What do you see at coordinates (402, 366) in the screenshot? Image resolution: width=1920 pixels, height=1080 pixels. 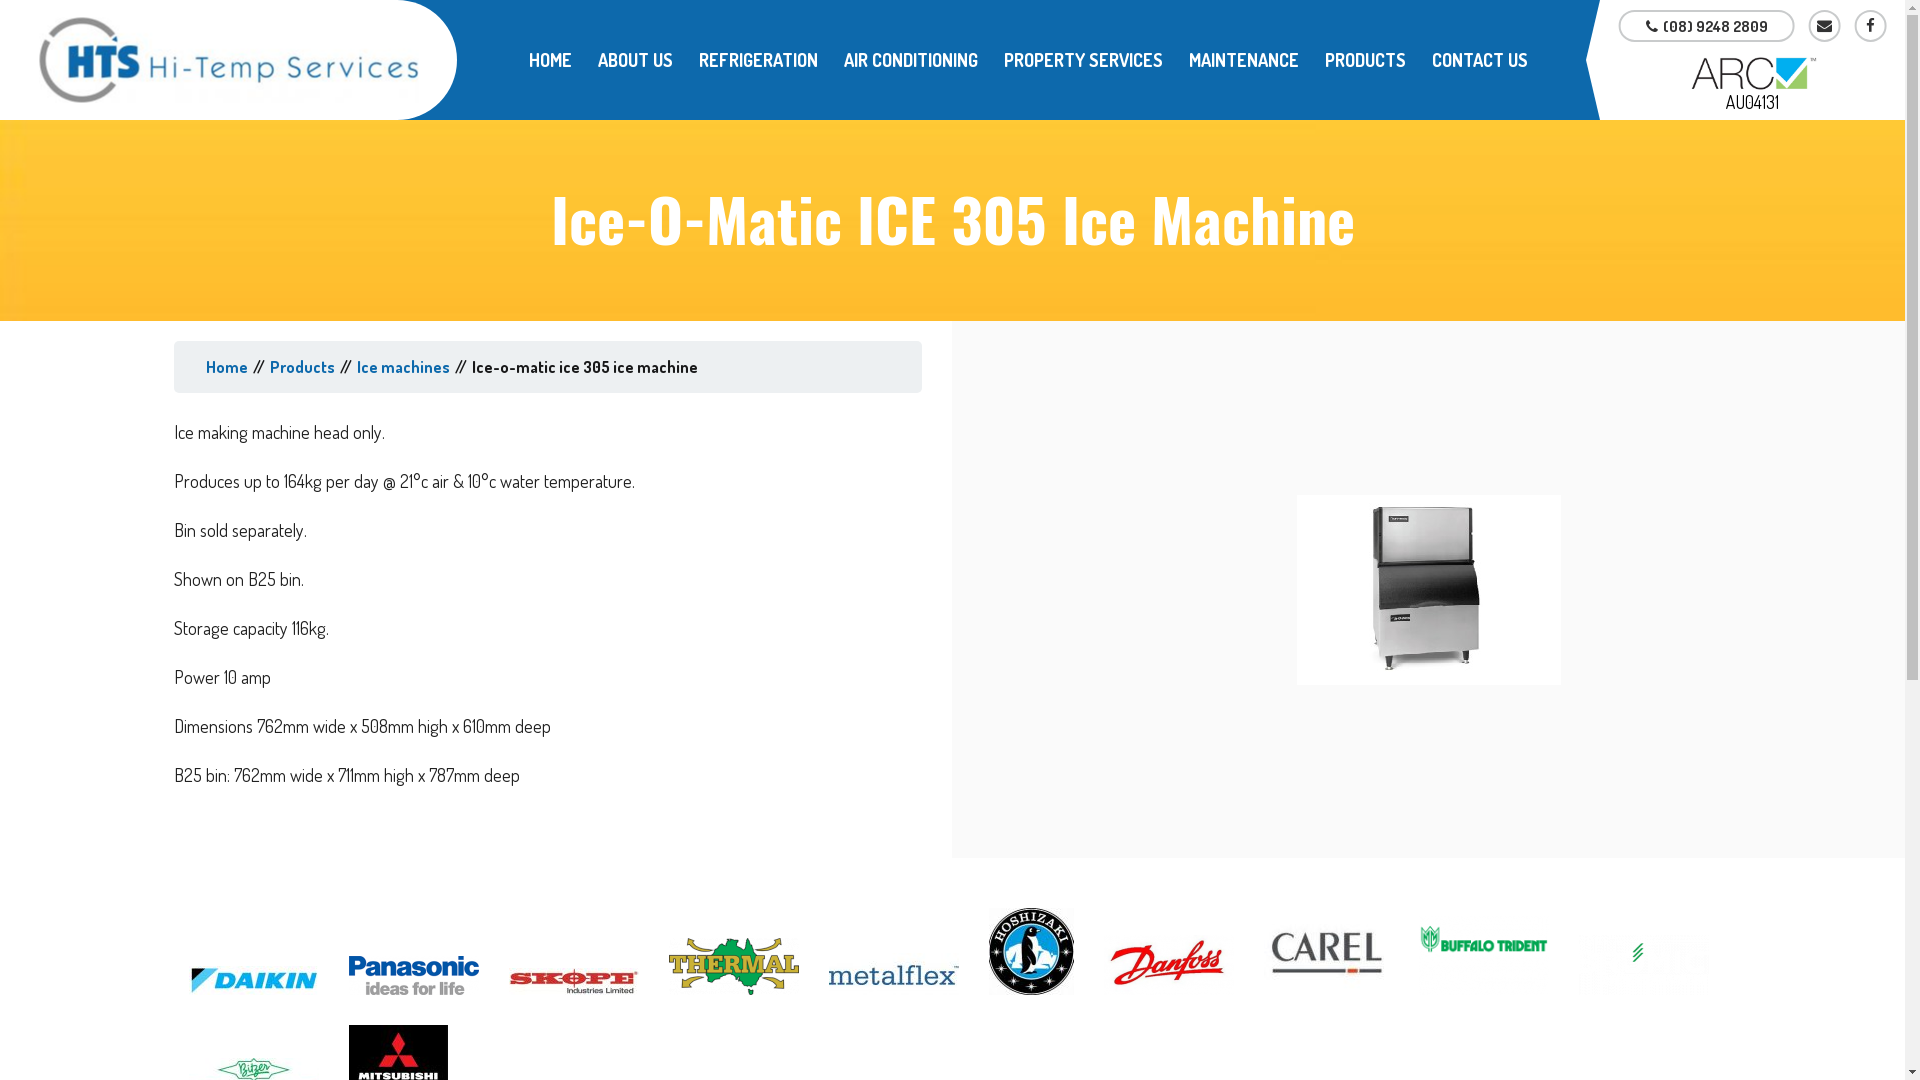 I see `'ice machines'` at bounding box center [402, 366].